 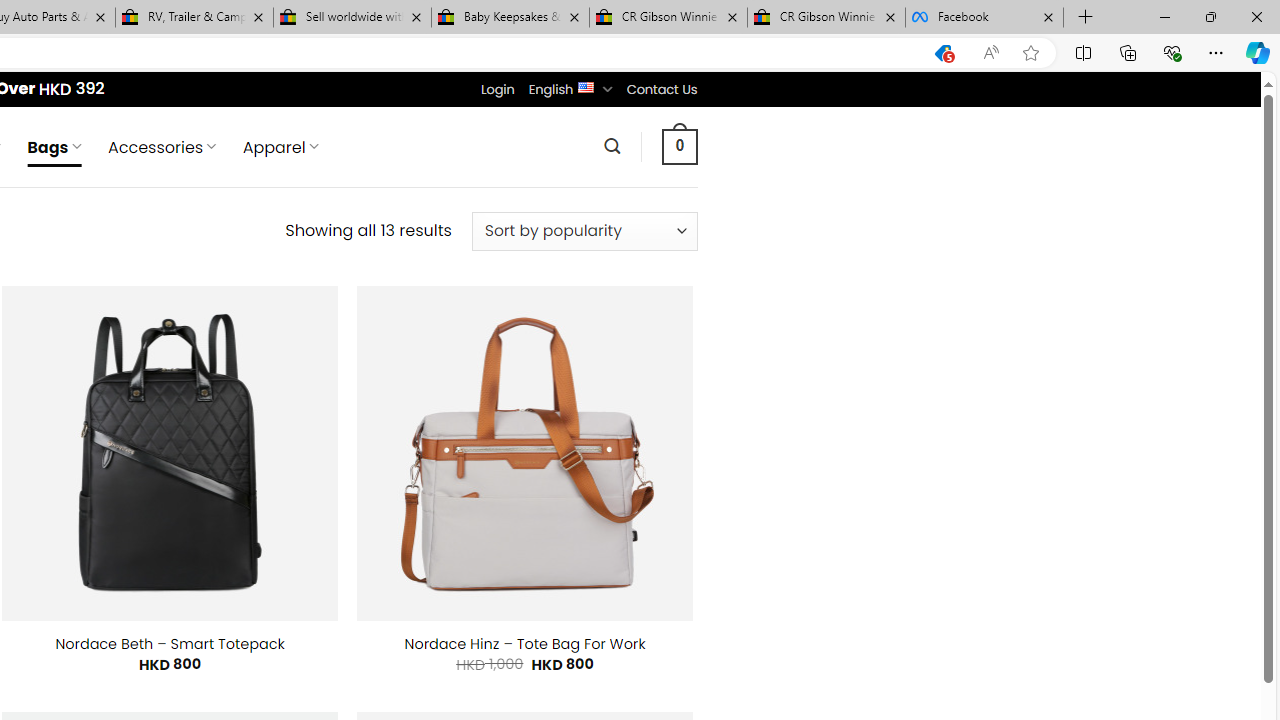 What do you see at coordinates (583, 230) in the screenshot?
I see `'Shop order'` at bounding box center [583, 230].